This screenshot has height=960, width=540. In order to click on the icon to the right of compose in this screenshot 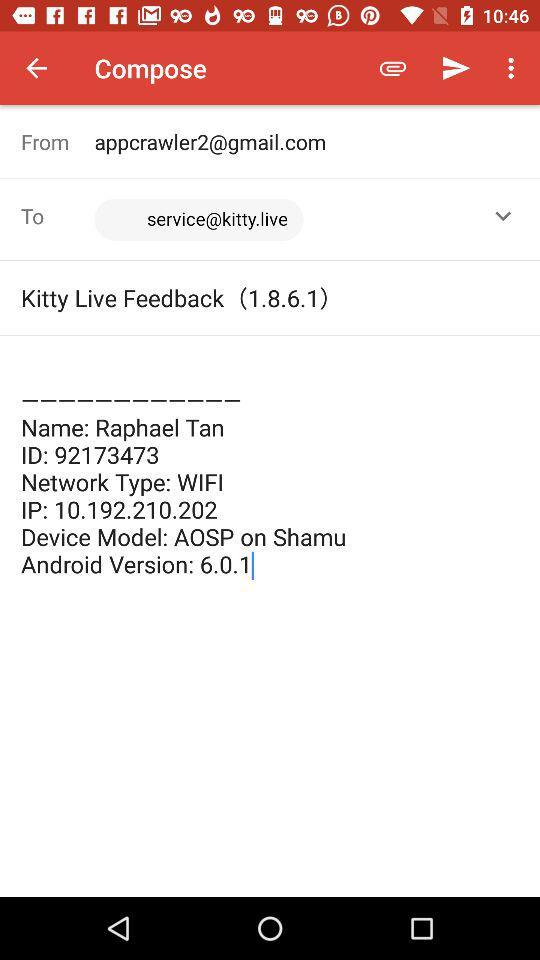, I will do `click(393, 68)`.